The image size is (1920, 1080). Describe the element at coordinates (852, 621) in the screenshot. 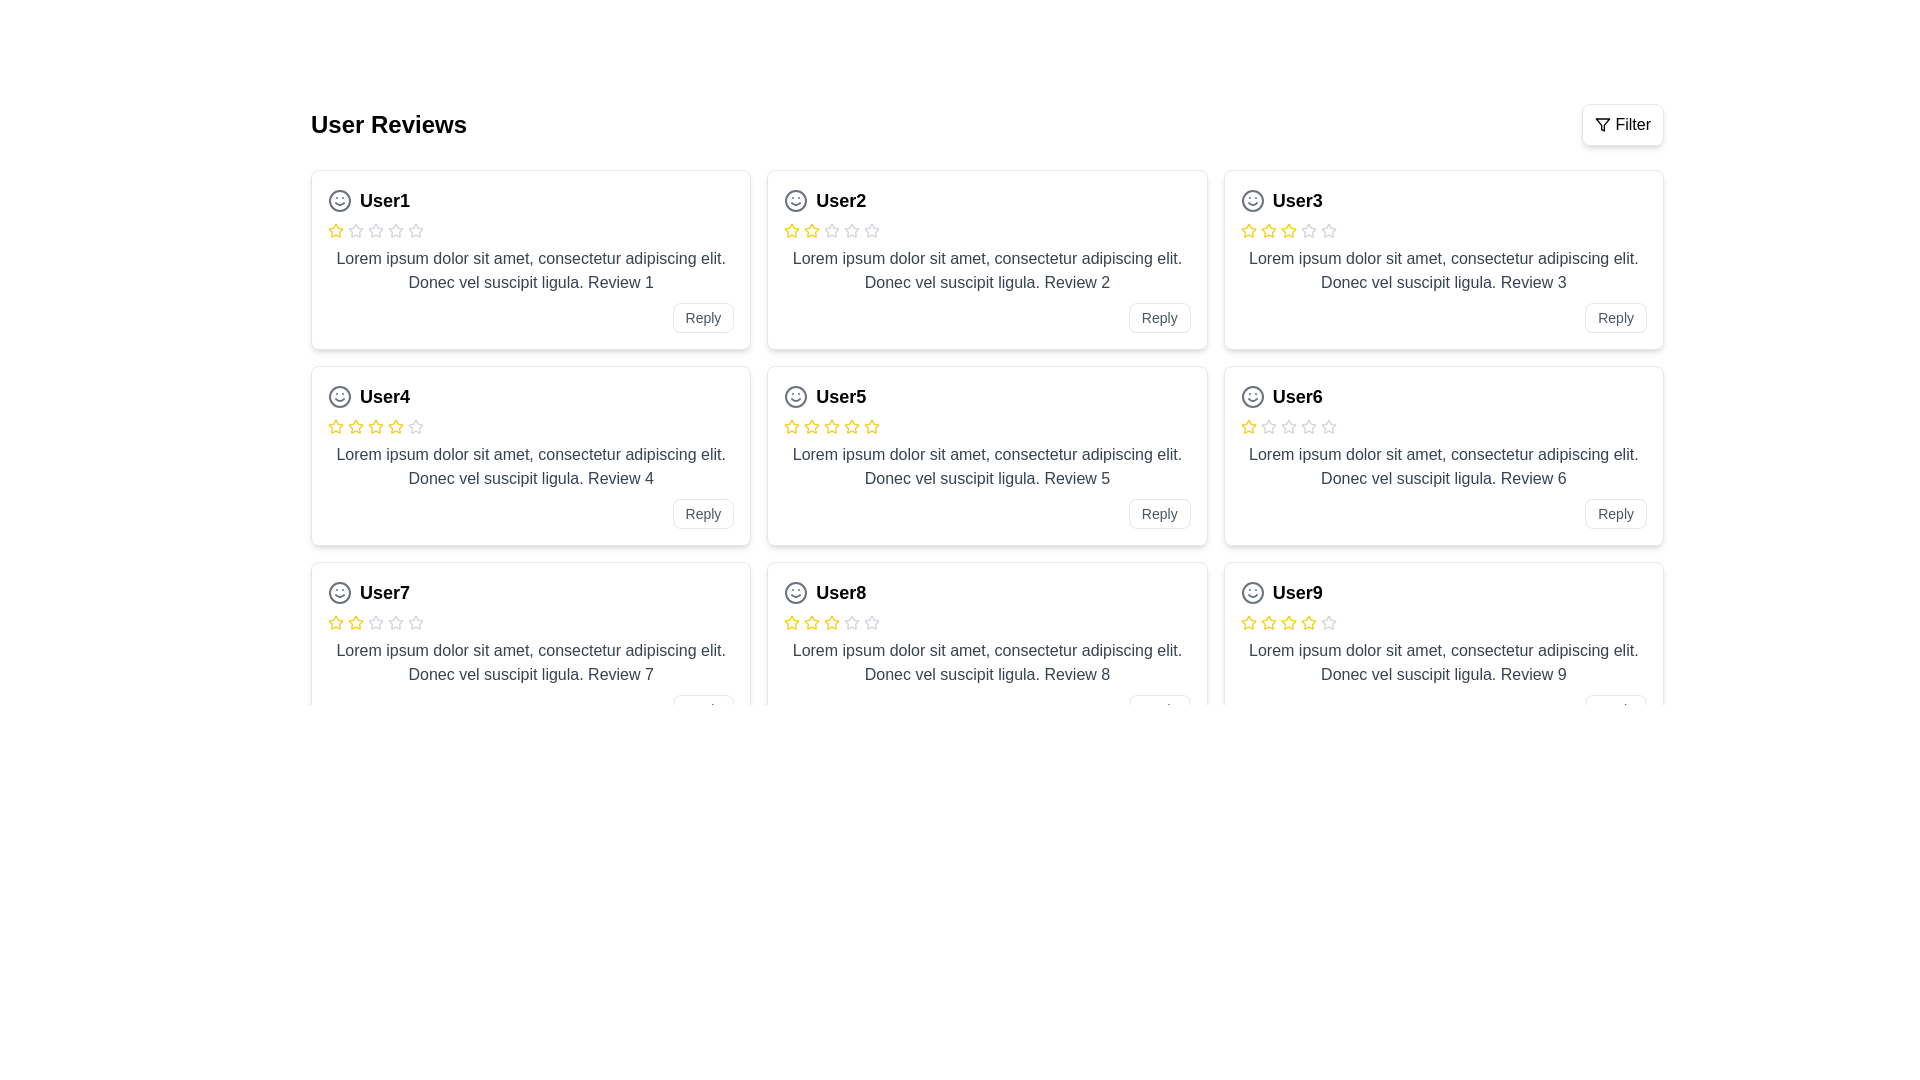

I see `the third star icon in the rating system of the 'User8' review box` at that location.